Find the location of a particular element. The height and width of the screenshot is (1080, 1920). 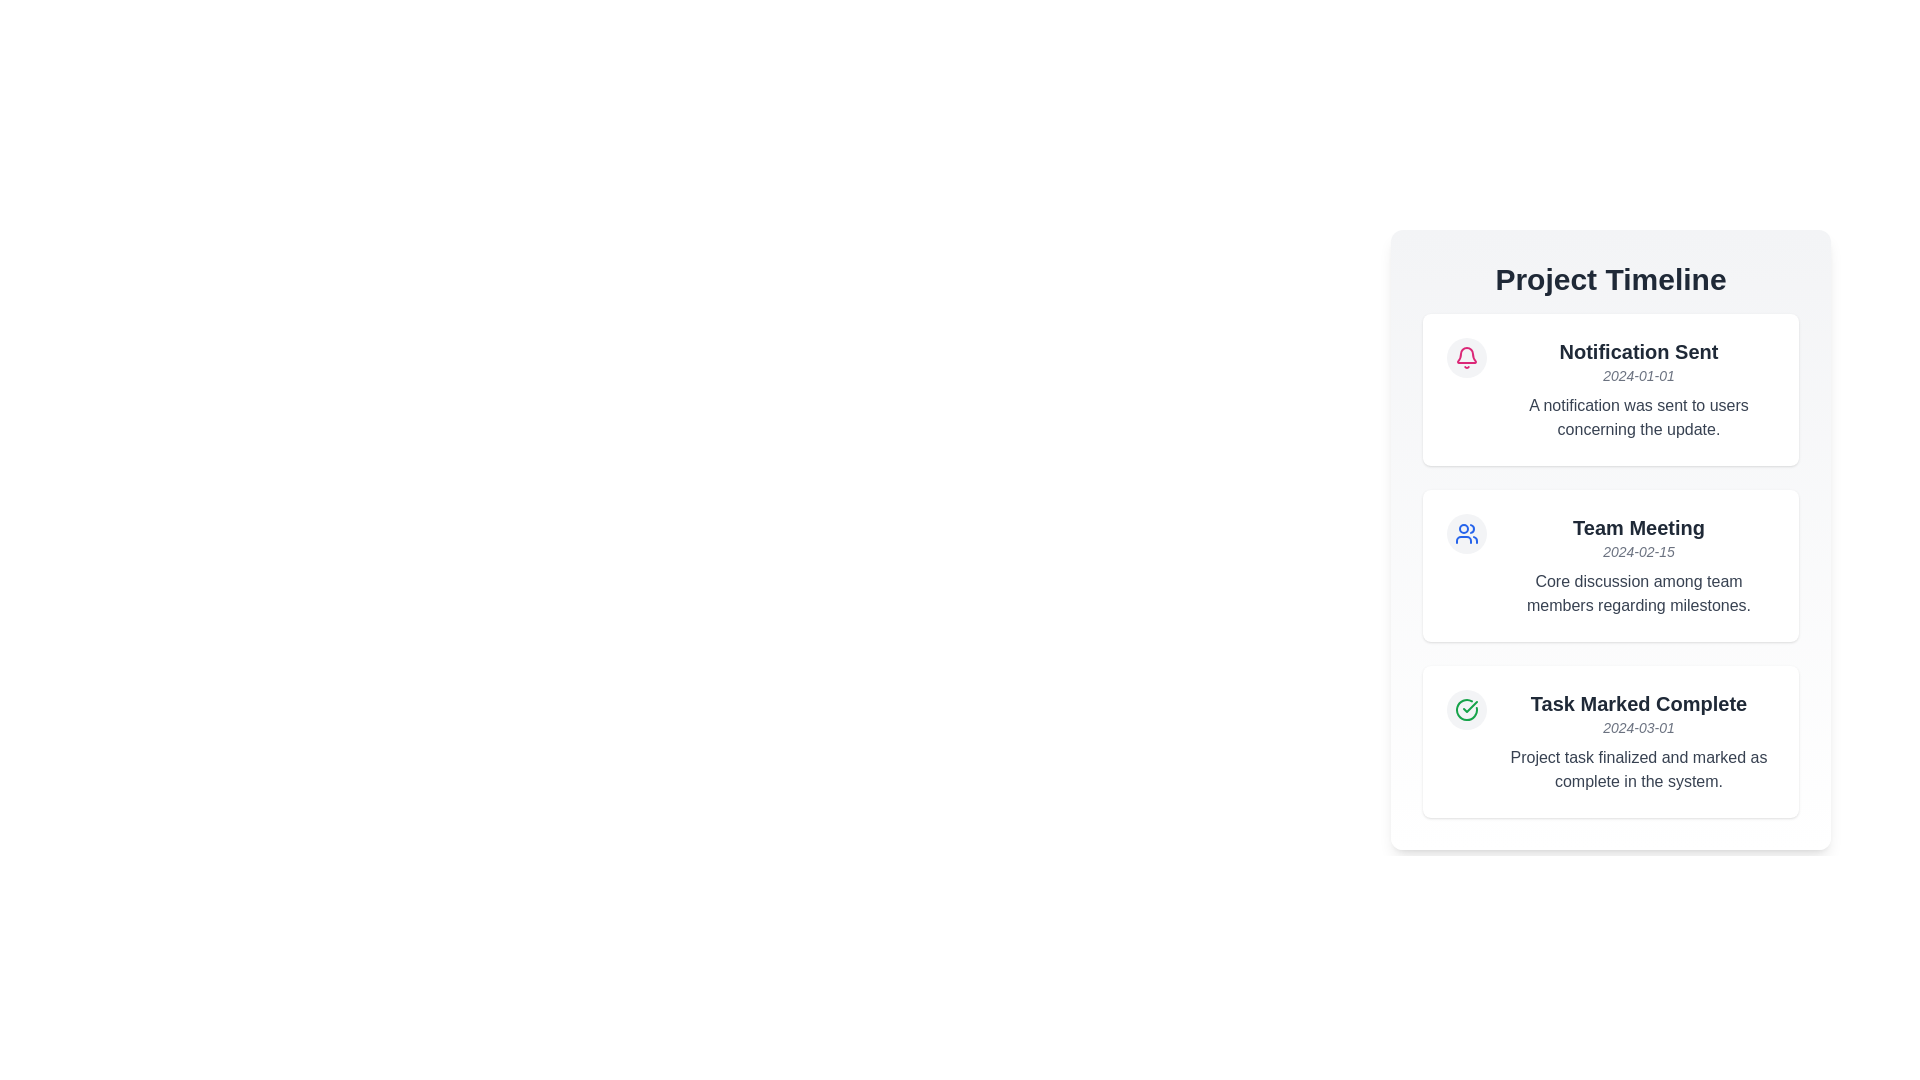

the small circular notification icon with a light gray background and a pink bell symbol, located to the left of the title 'Notification Sent' is located at coordinates (1467, 357).